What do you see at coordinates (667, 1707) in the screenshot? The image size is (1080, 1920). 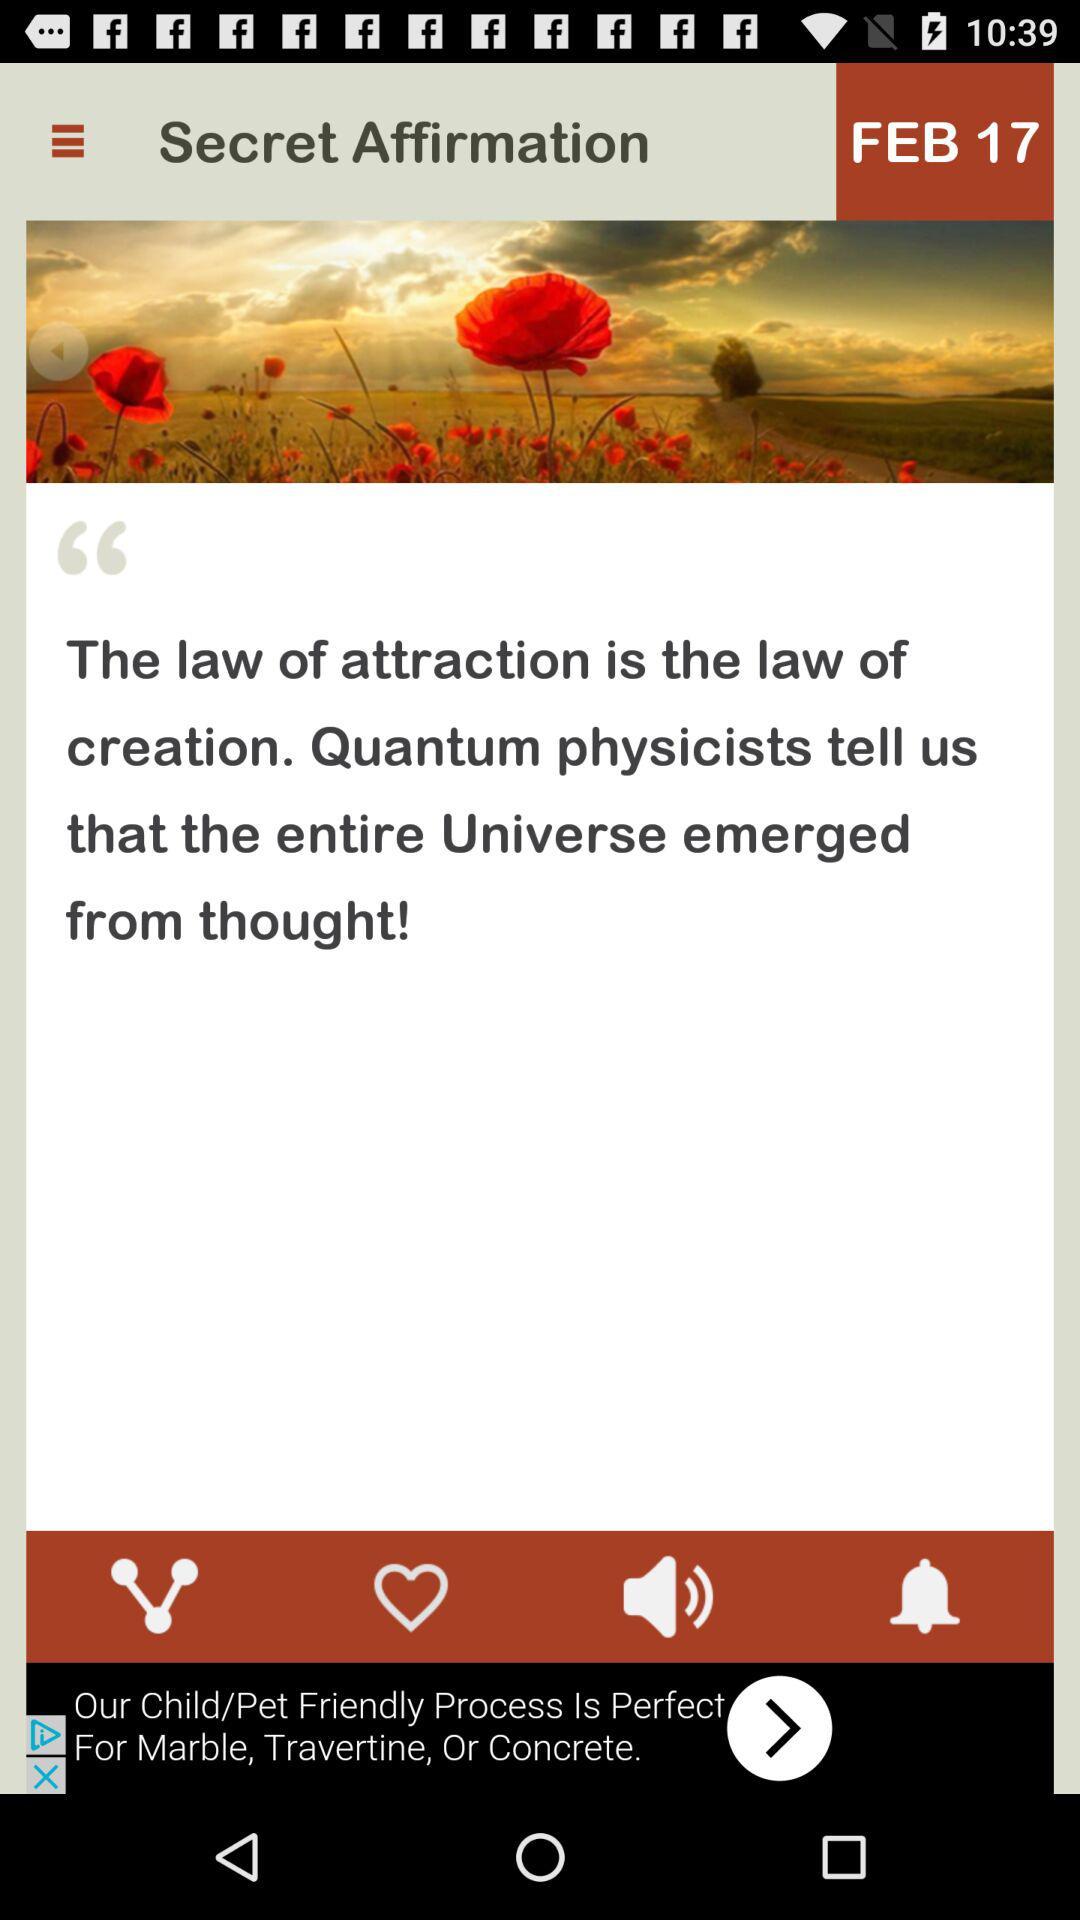 I see `the volume icon` at bounding box center [667, 1707].